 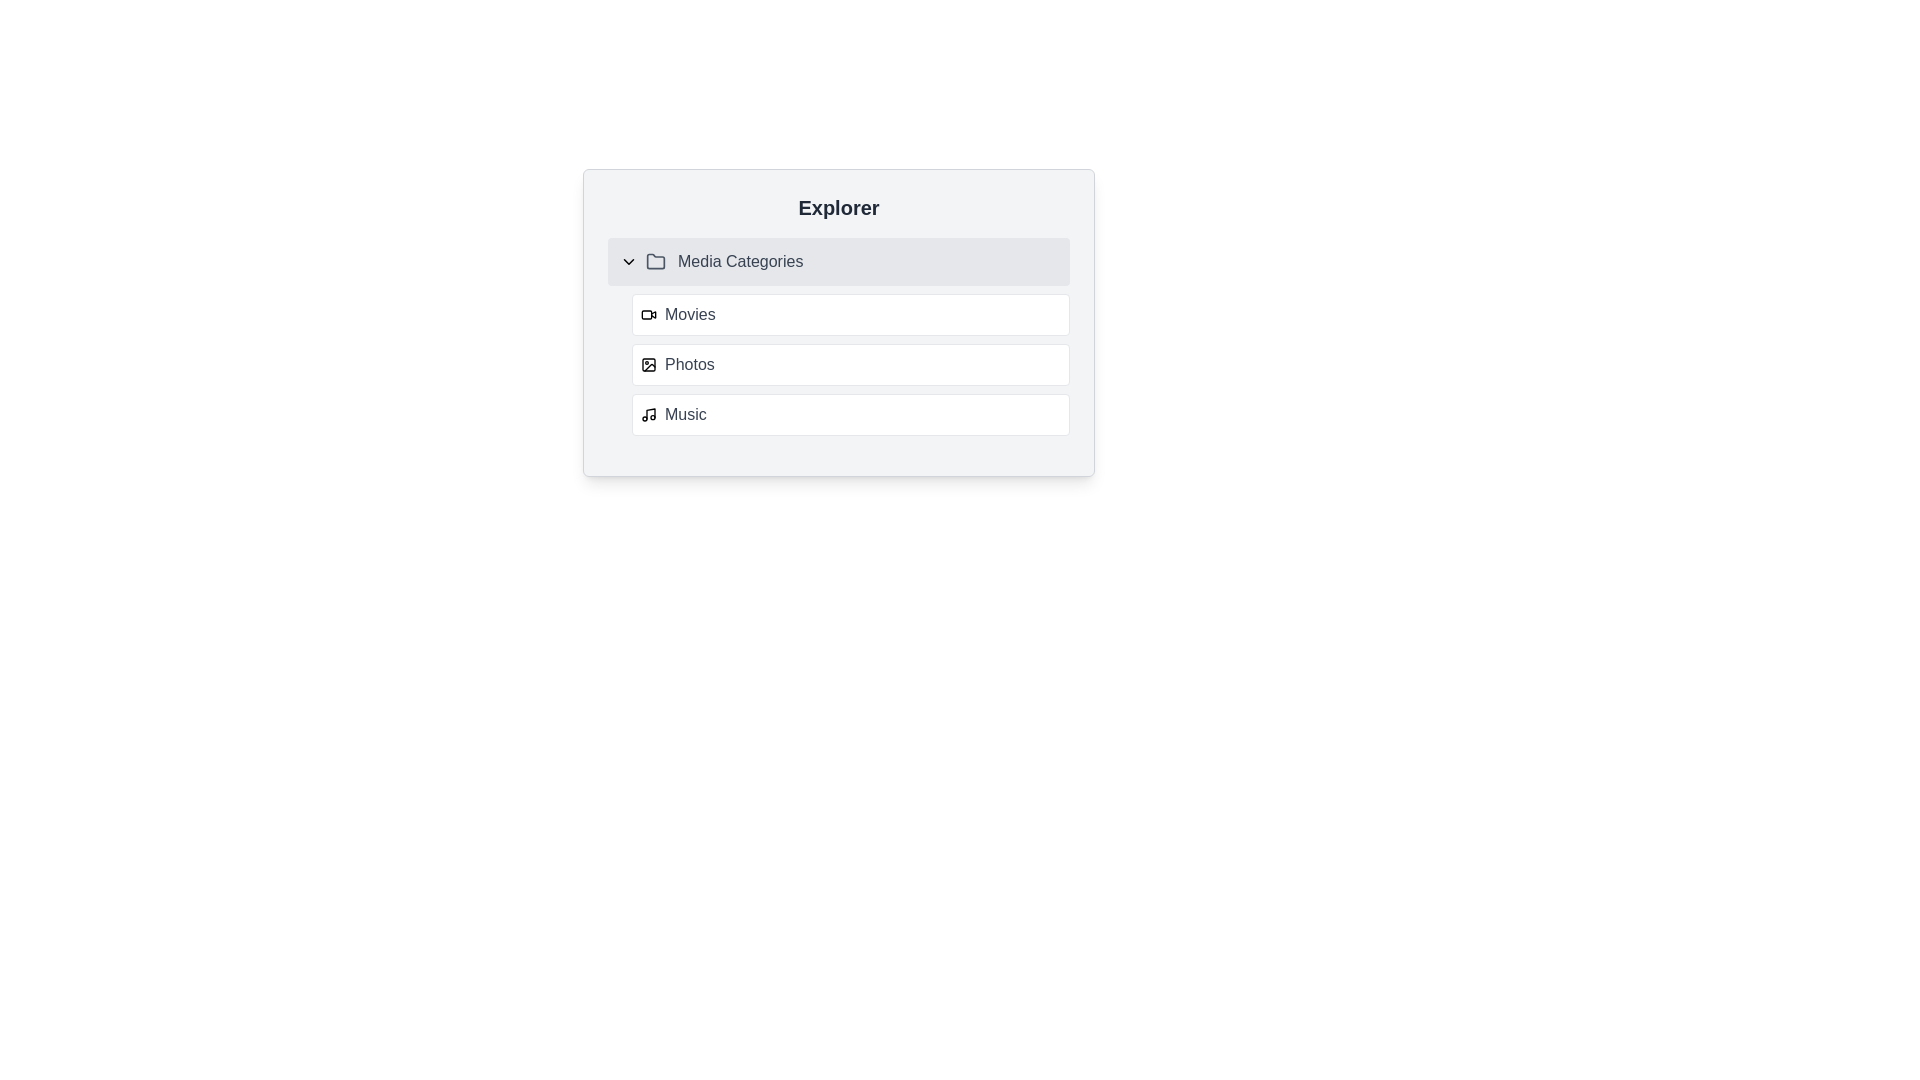 I want to click on the rectangular icon component with rounded corners located in the 'Photos' option of the Media Categories list, so click(x=648, y=365).